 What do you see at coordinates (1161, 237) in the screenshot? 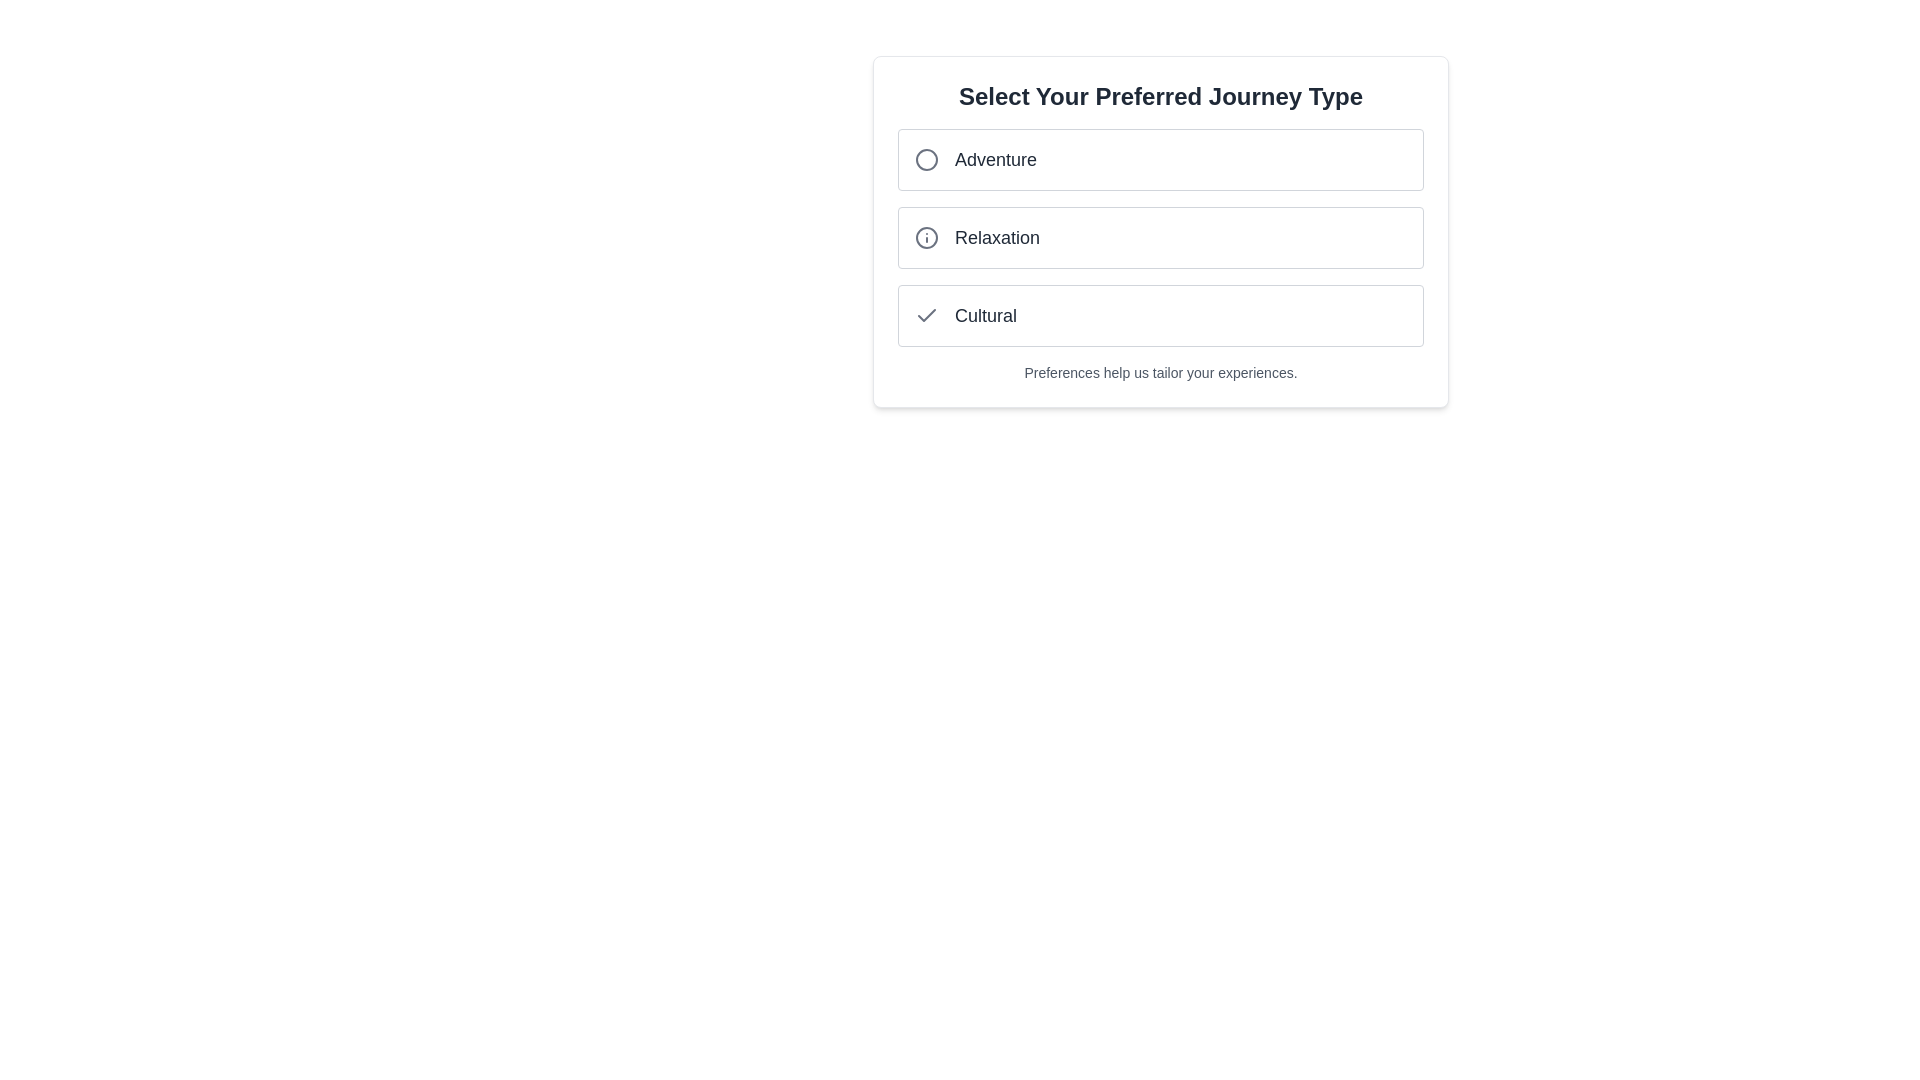
I see `the 'Relaxation' option in the list of selectable user preferences for journey types` at bounding box center [1161, 237].